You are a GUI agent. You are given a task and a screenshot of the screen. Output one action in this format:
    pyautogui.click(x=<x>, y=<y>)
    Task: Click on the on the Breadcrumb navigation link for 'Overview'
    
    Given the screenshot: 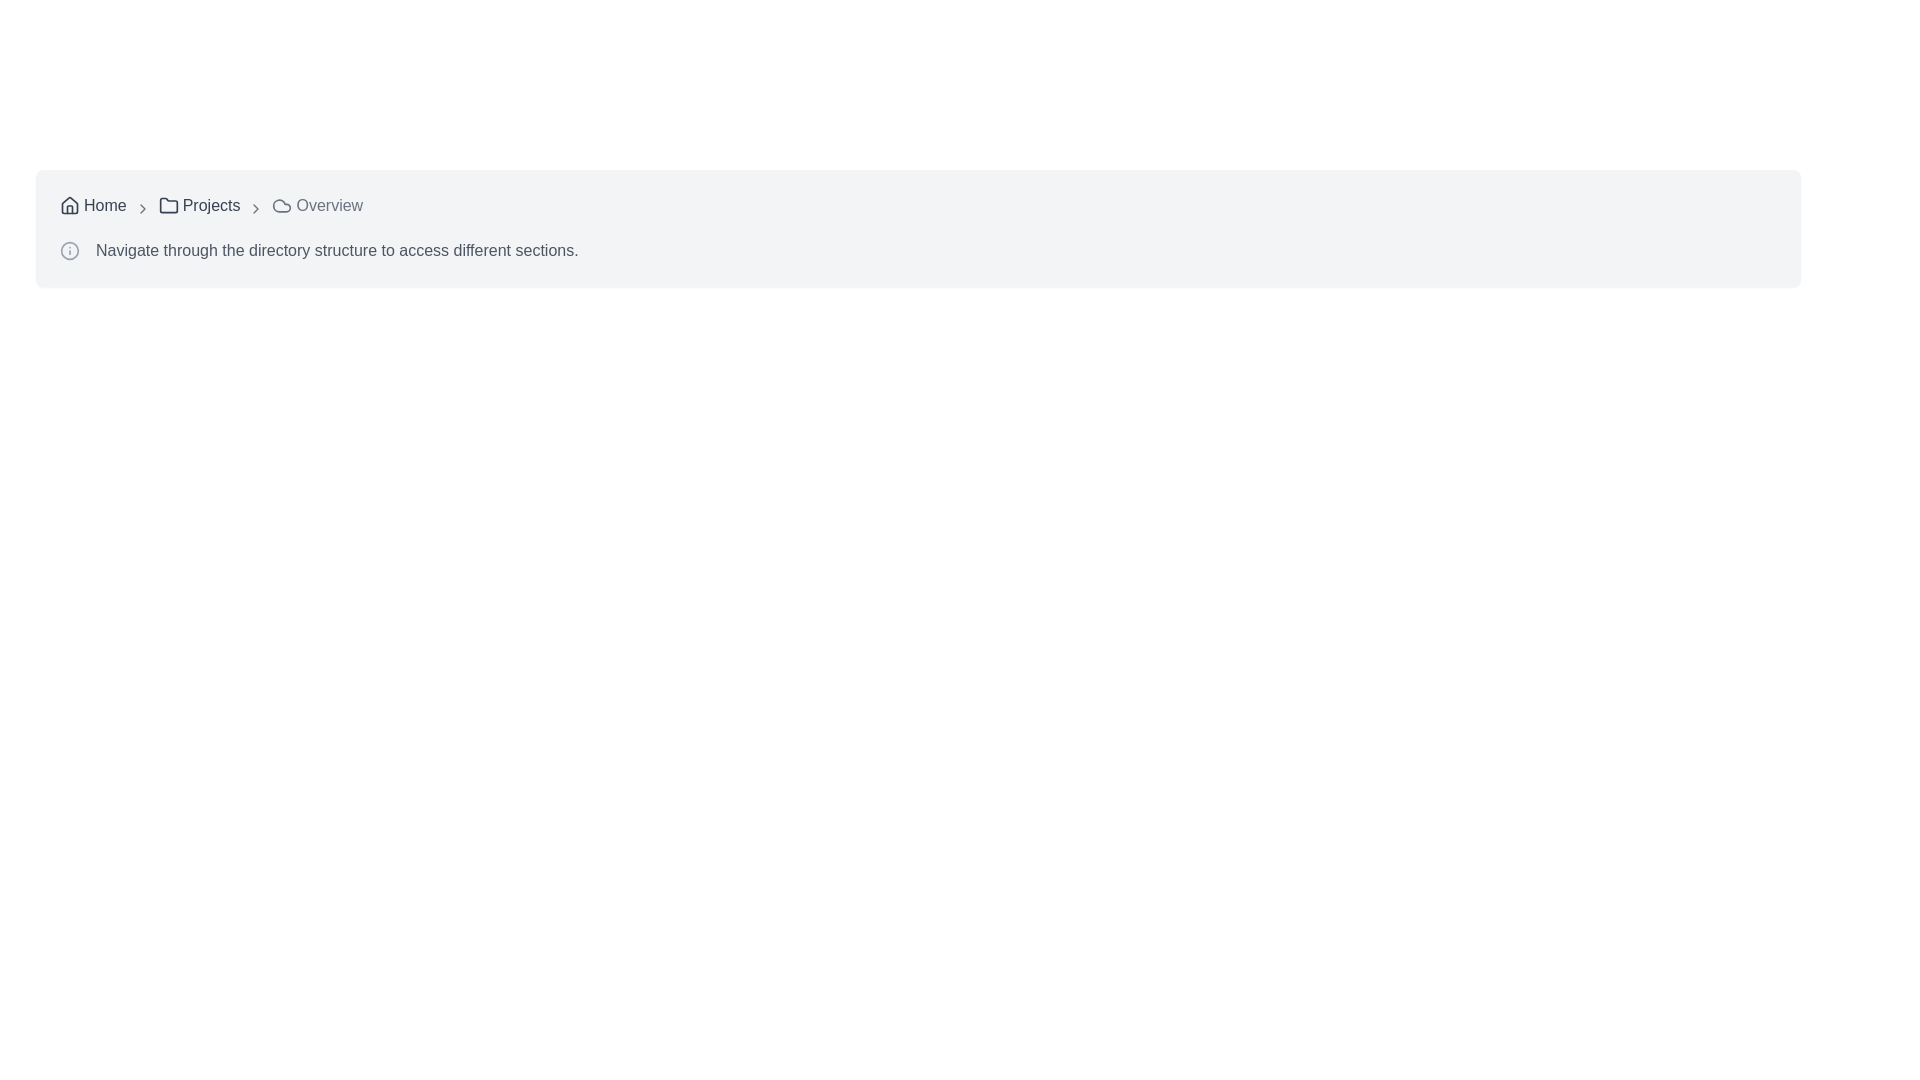 What is the action you would take?
    pyautogui.click(x=316, y=205)
    